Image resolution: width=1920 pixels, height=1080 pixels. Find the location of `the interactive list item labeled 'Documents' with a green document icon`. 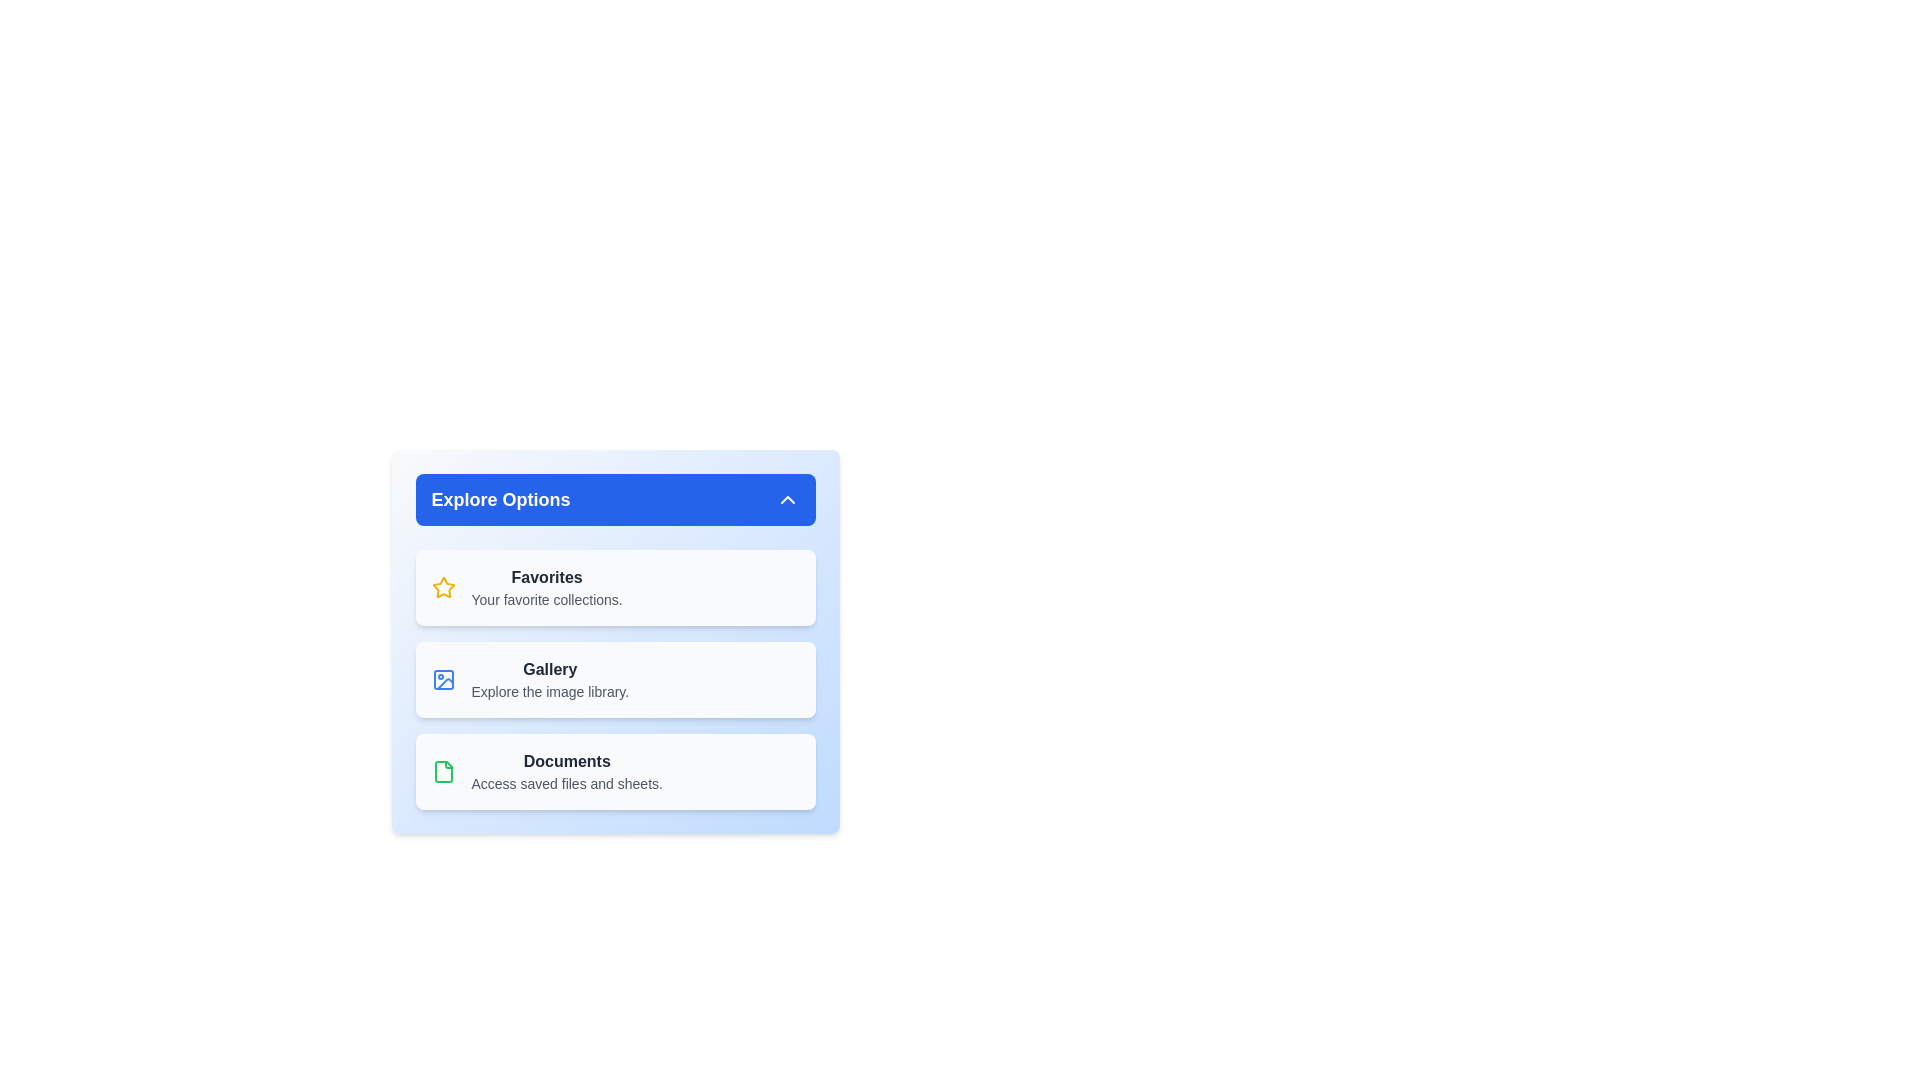

the interactive list item labeled 'Documents' with a green document icon is located at coordinates (614, 770).